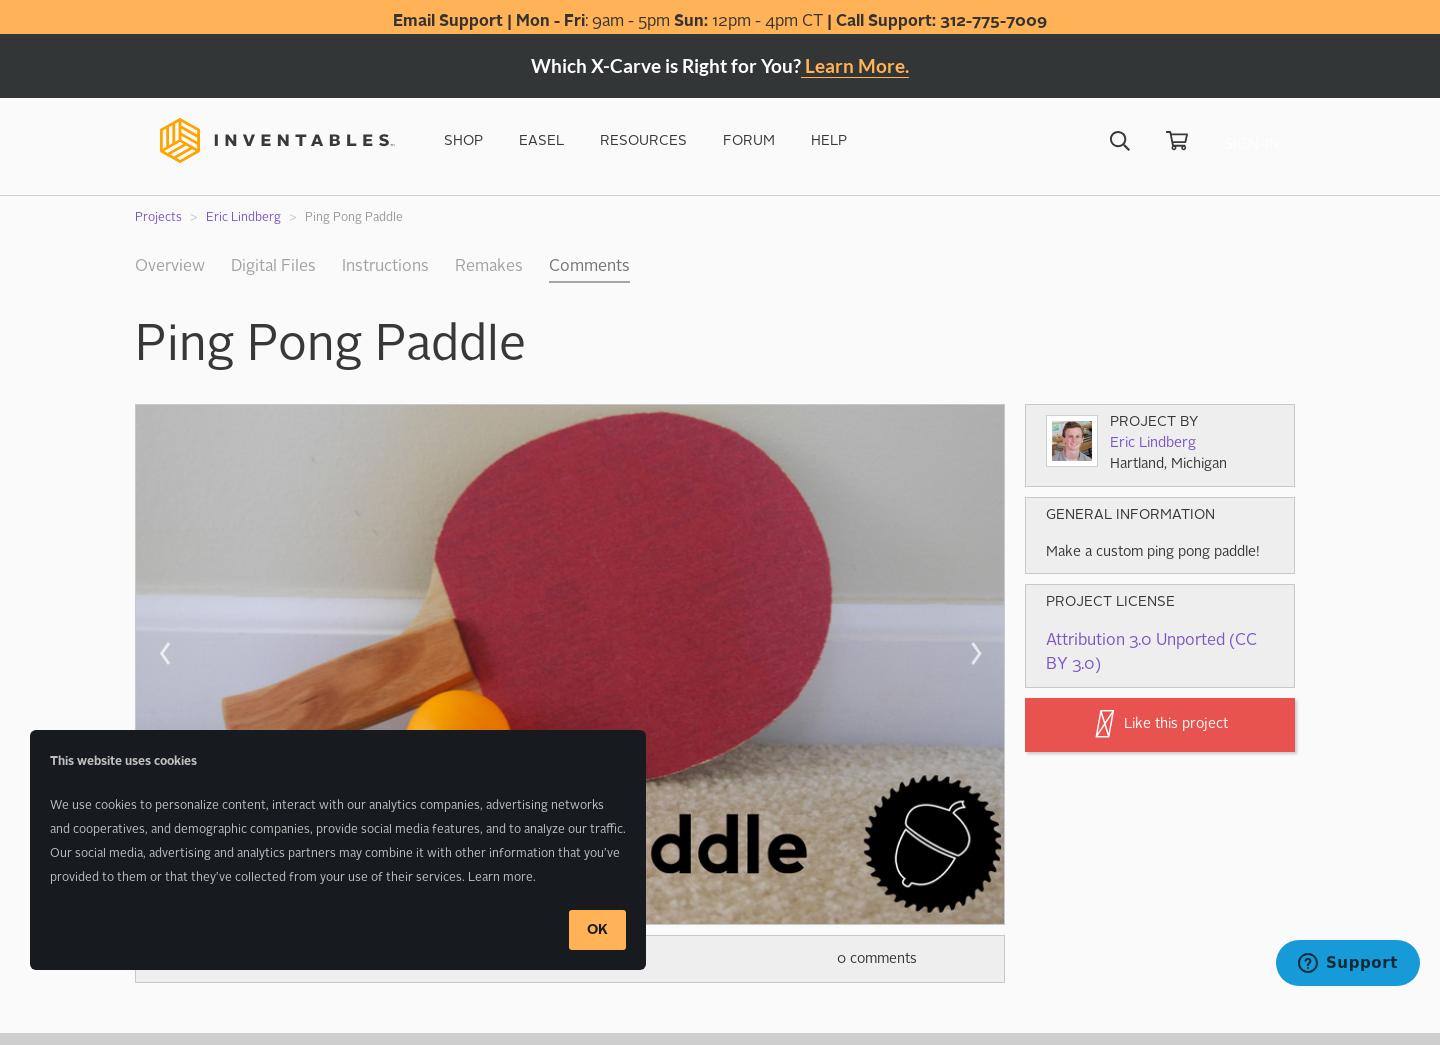  I want to click on 'Projects', so click(157, 217).